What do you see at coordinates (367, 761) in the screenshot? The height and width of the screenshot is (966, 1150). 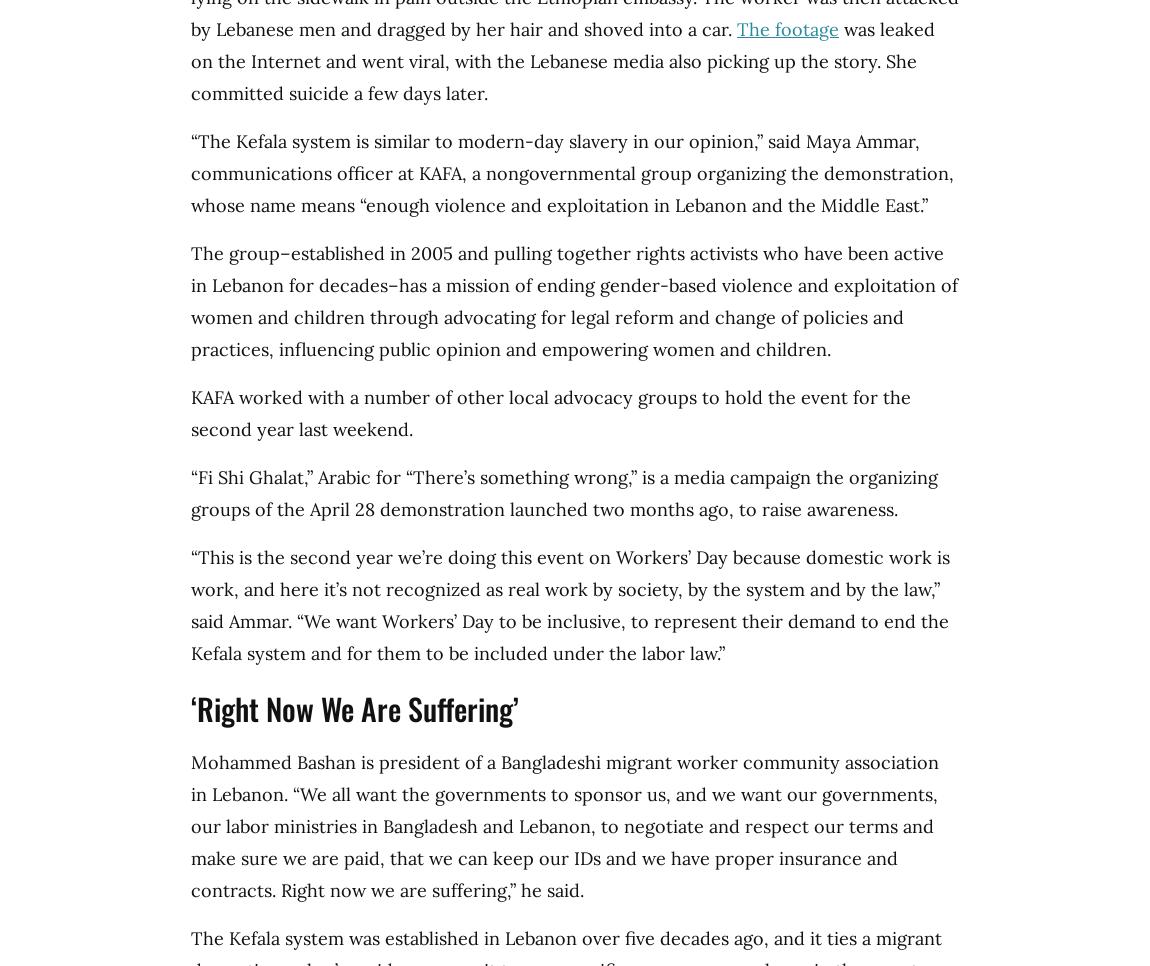 I see `'is'` at bounding box center [367, 761].